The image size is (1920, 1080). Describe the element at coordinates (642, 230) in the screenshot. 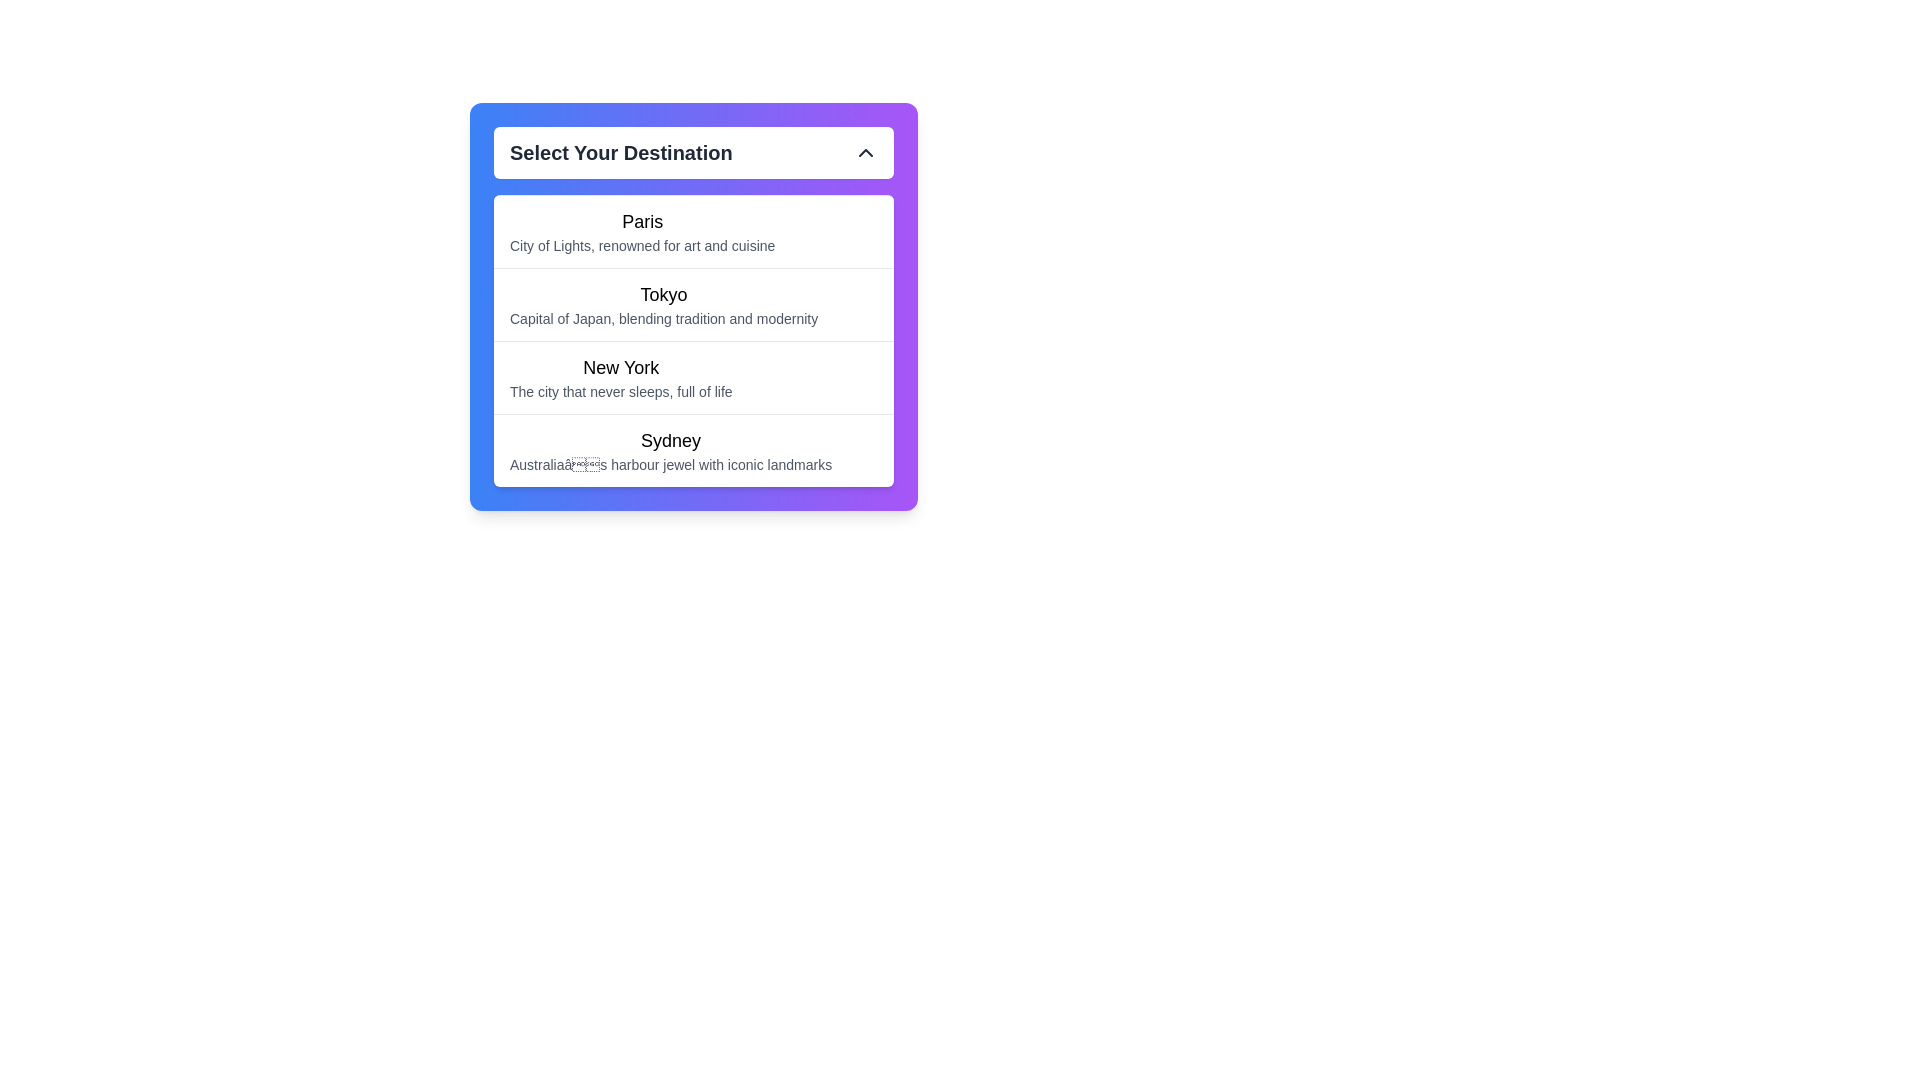

I see `the list item representing the city of Paris` at that location.